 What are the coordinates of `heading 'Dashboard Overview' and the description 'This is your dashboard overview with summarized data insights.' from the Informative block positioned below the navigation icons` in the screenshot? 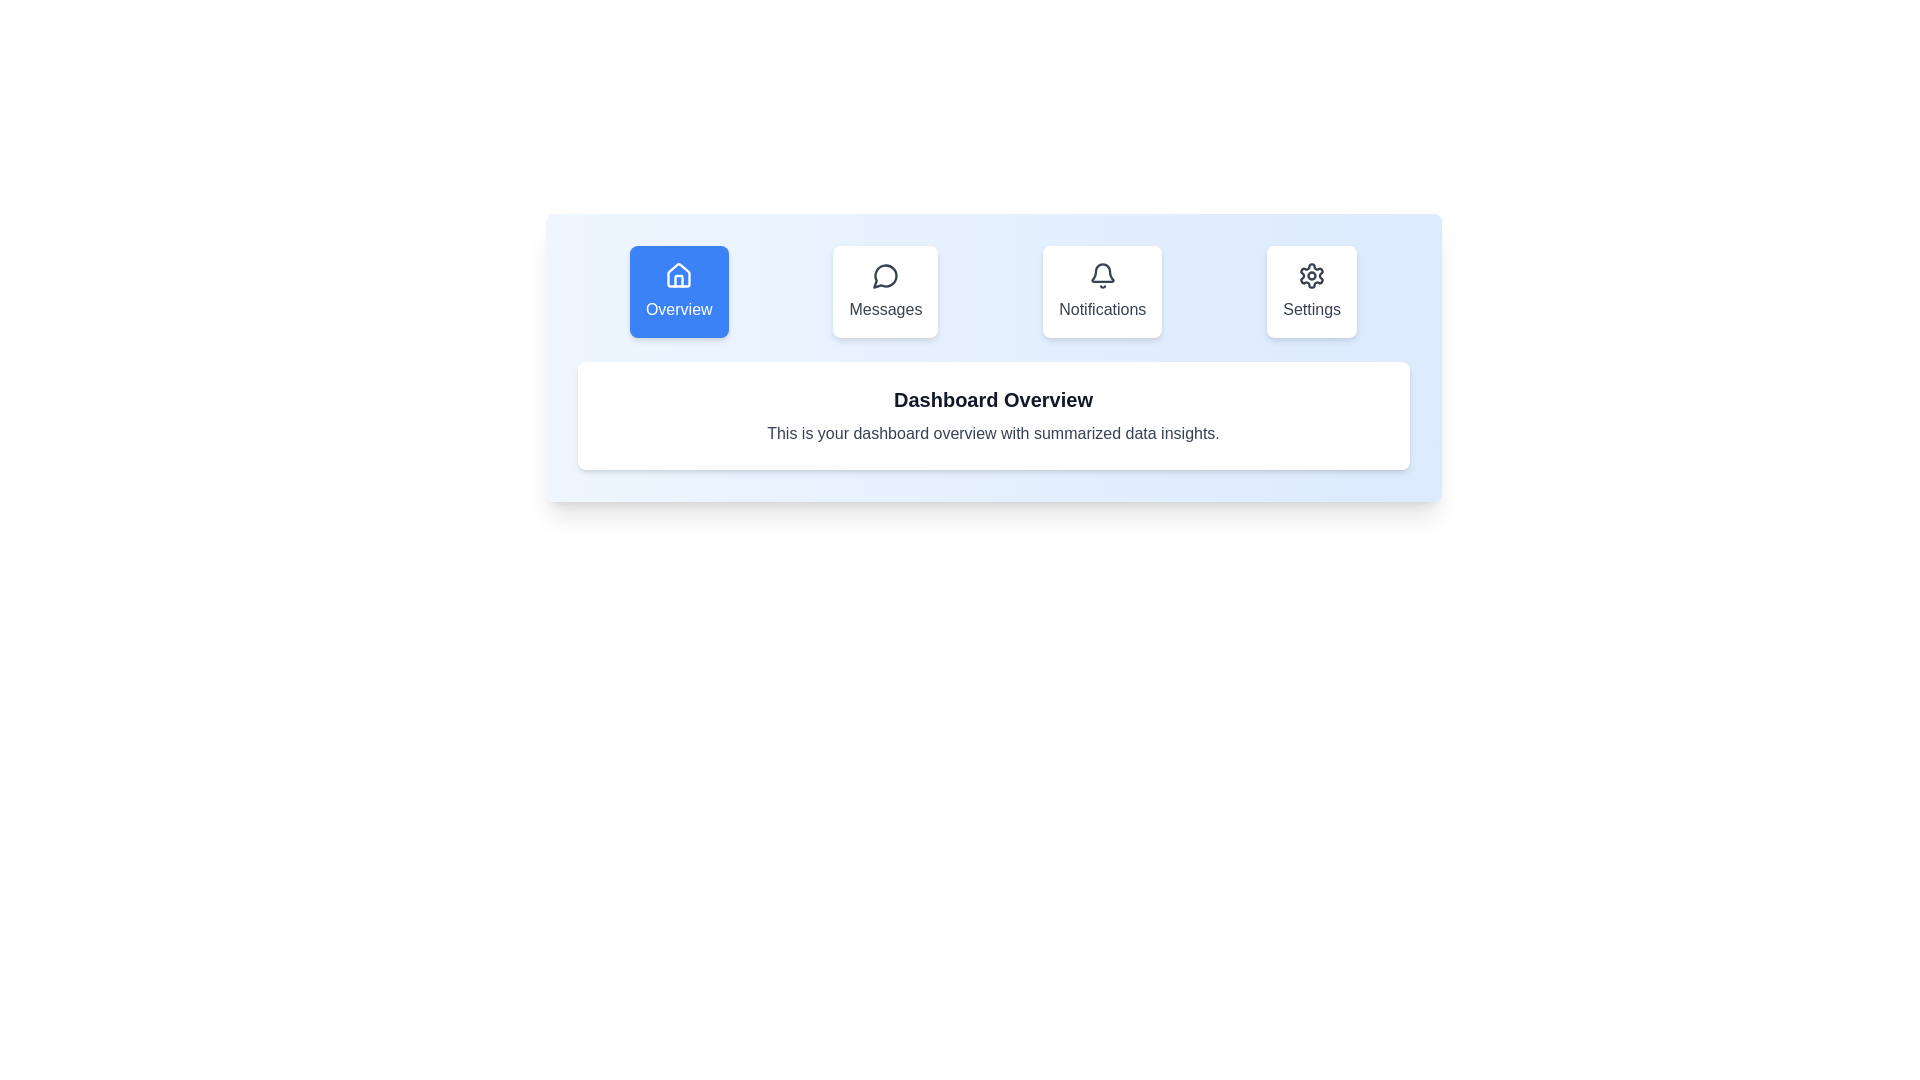 It's located at (993, 415).